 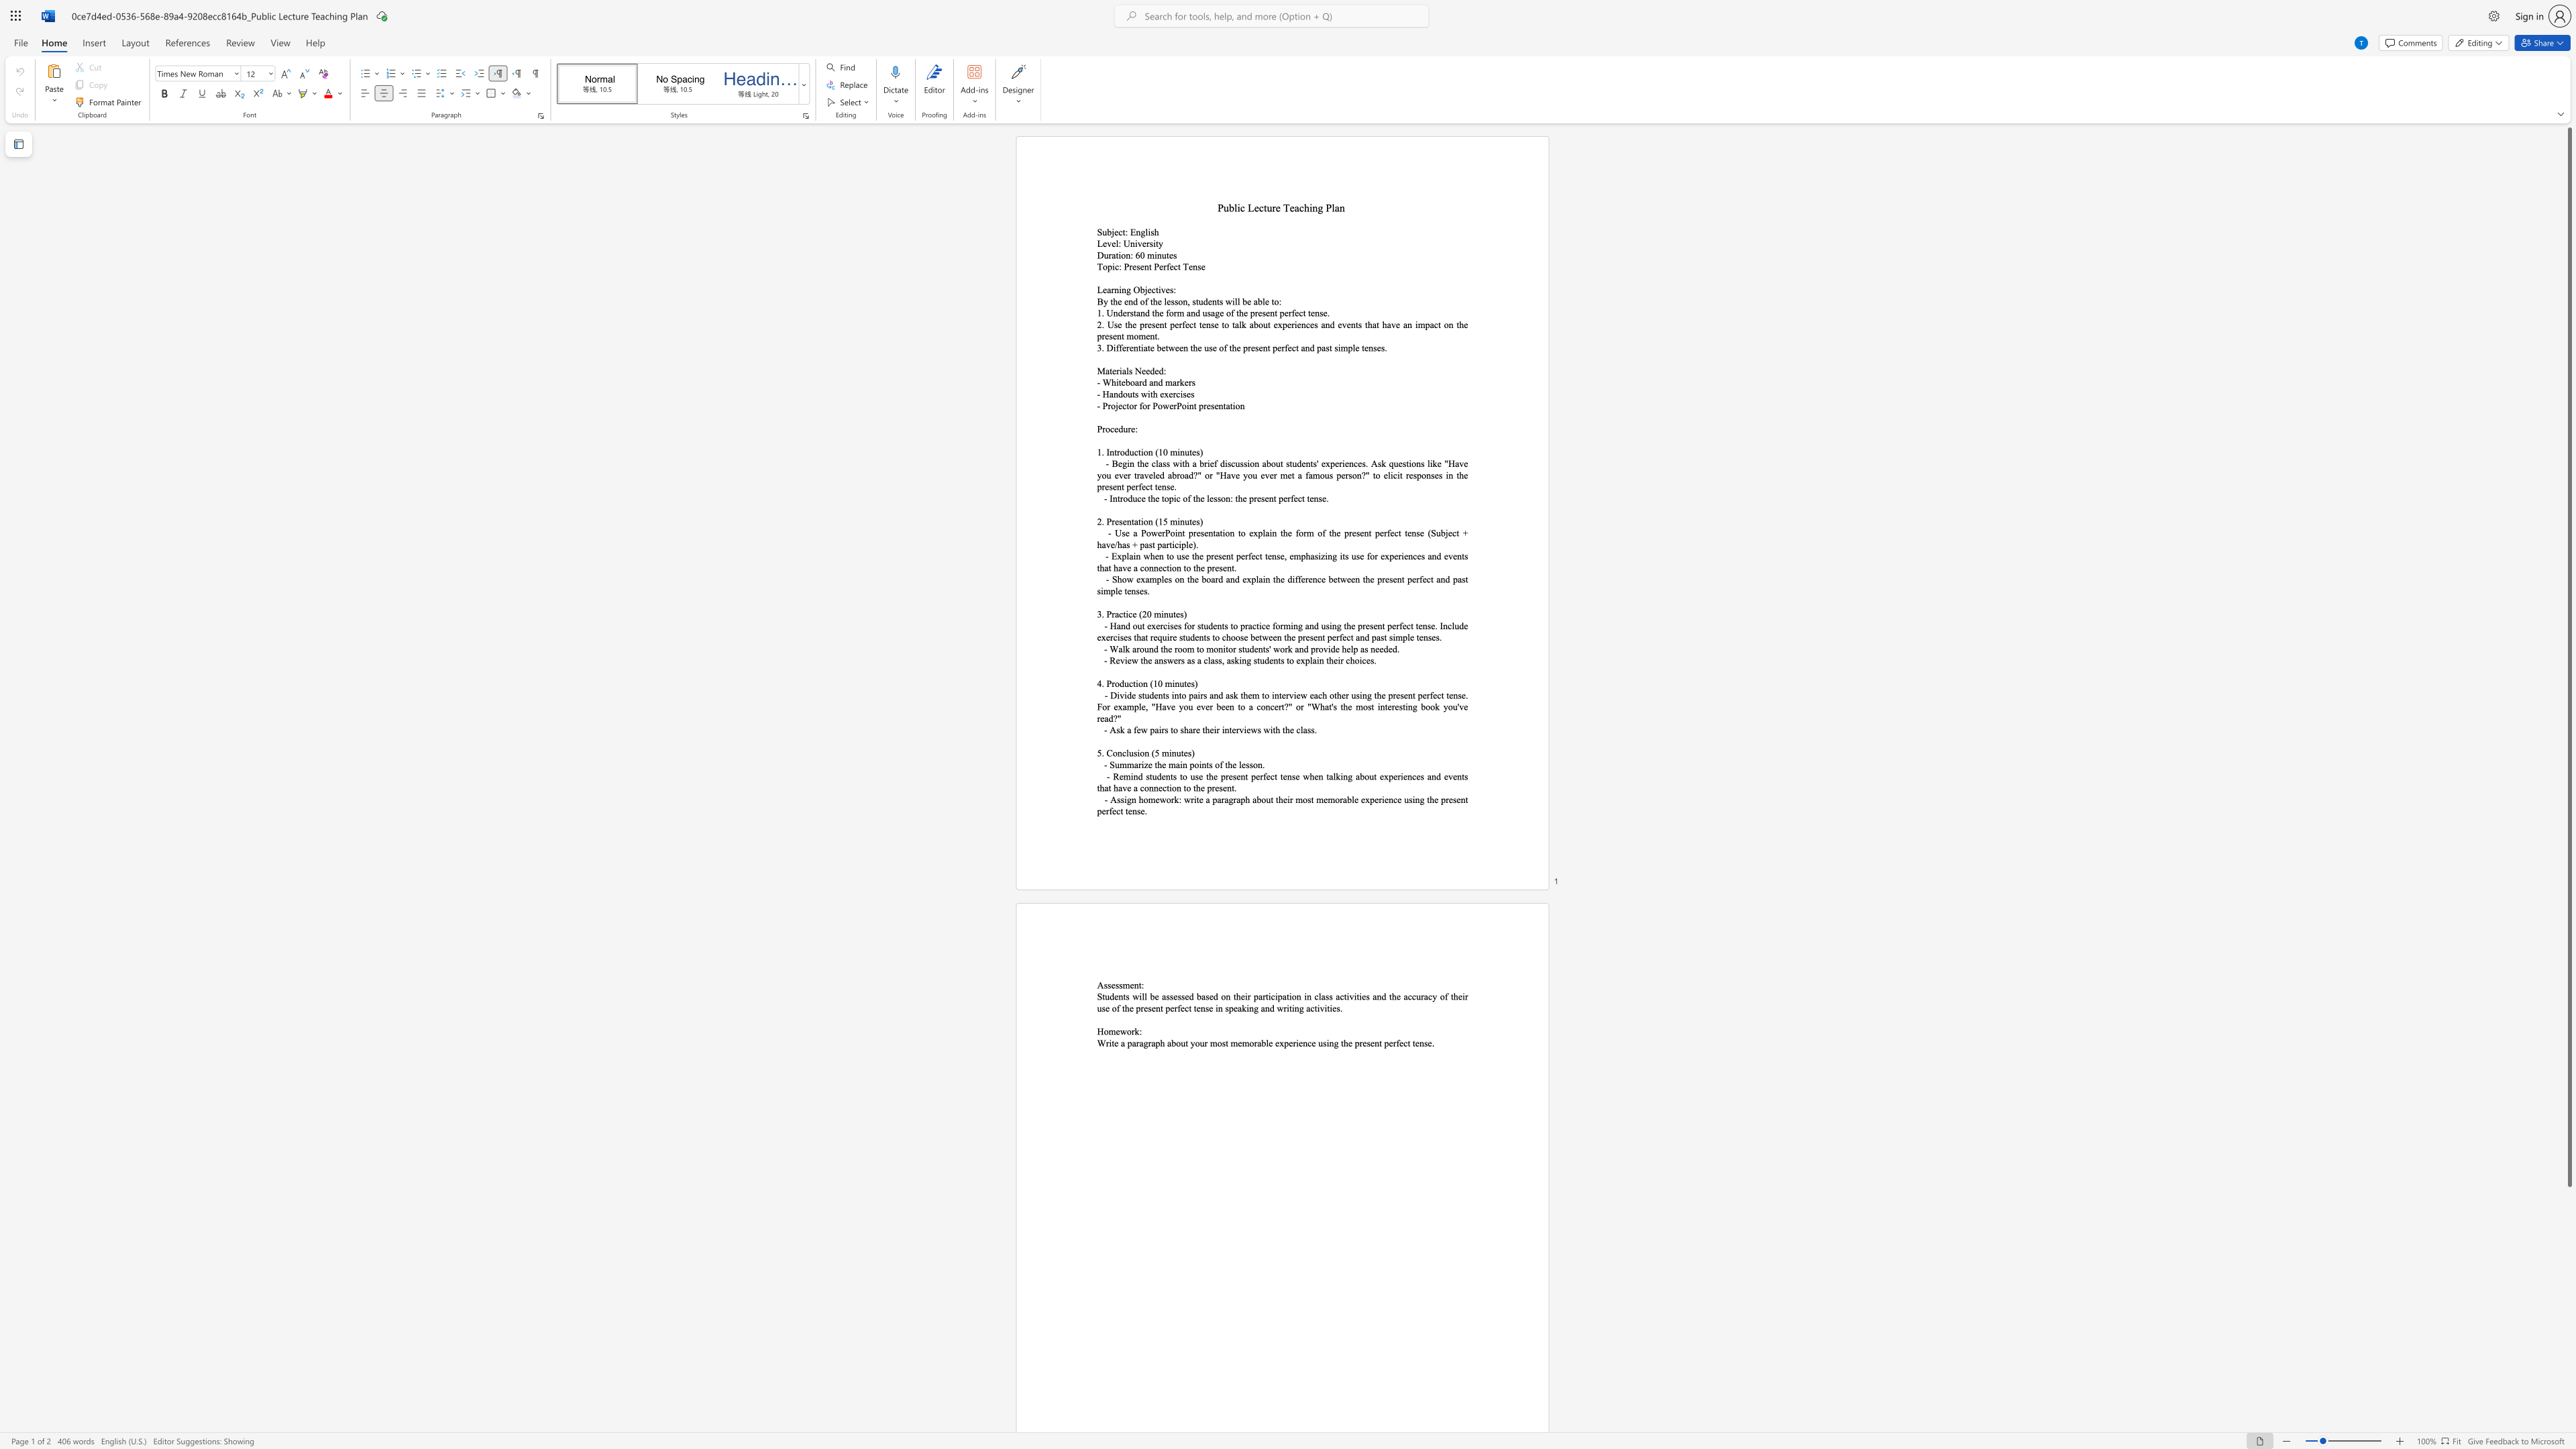 I want to click on the subset text "en" within the text "- Review the answers as a class, asking students to explain their choices.", so click(x=1268, y=659).